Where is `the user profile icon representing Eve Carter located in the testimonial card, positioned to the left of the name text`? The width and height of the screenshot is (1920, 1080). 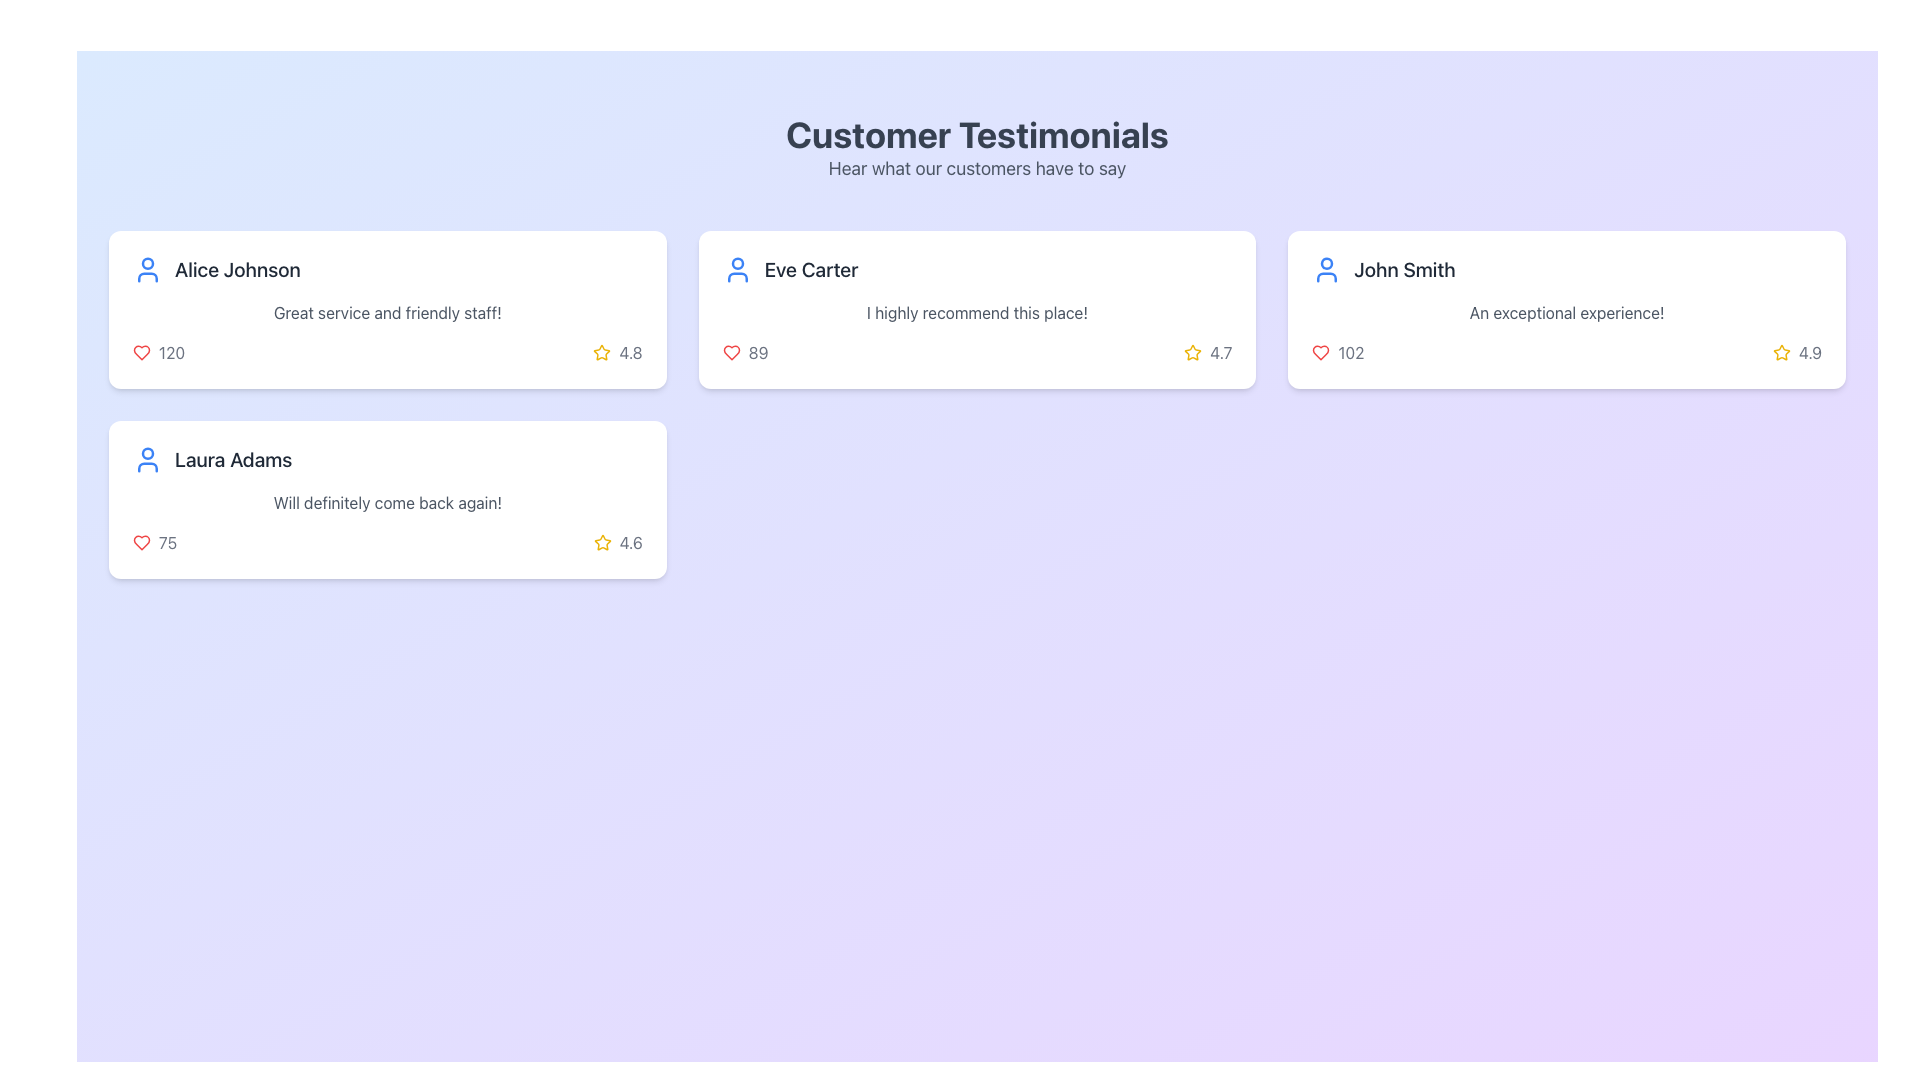 the user profile icon representing Eve Carter located in the testimonial card, positioned to the left of the name text is located at coordinates (736, 277).